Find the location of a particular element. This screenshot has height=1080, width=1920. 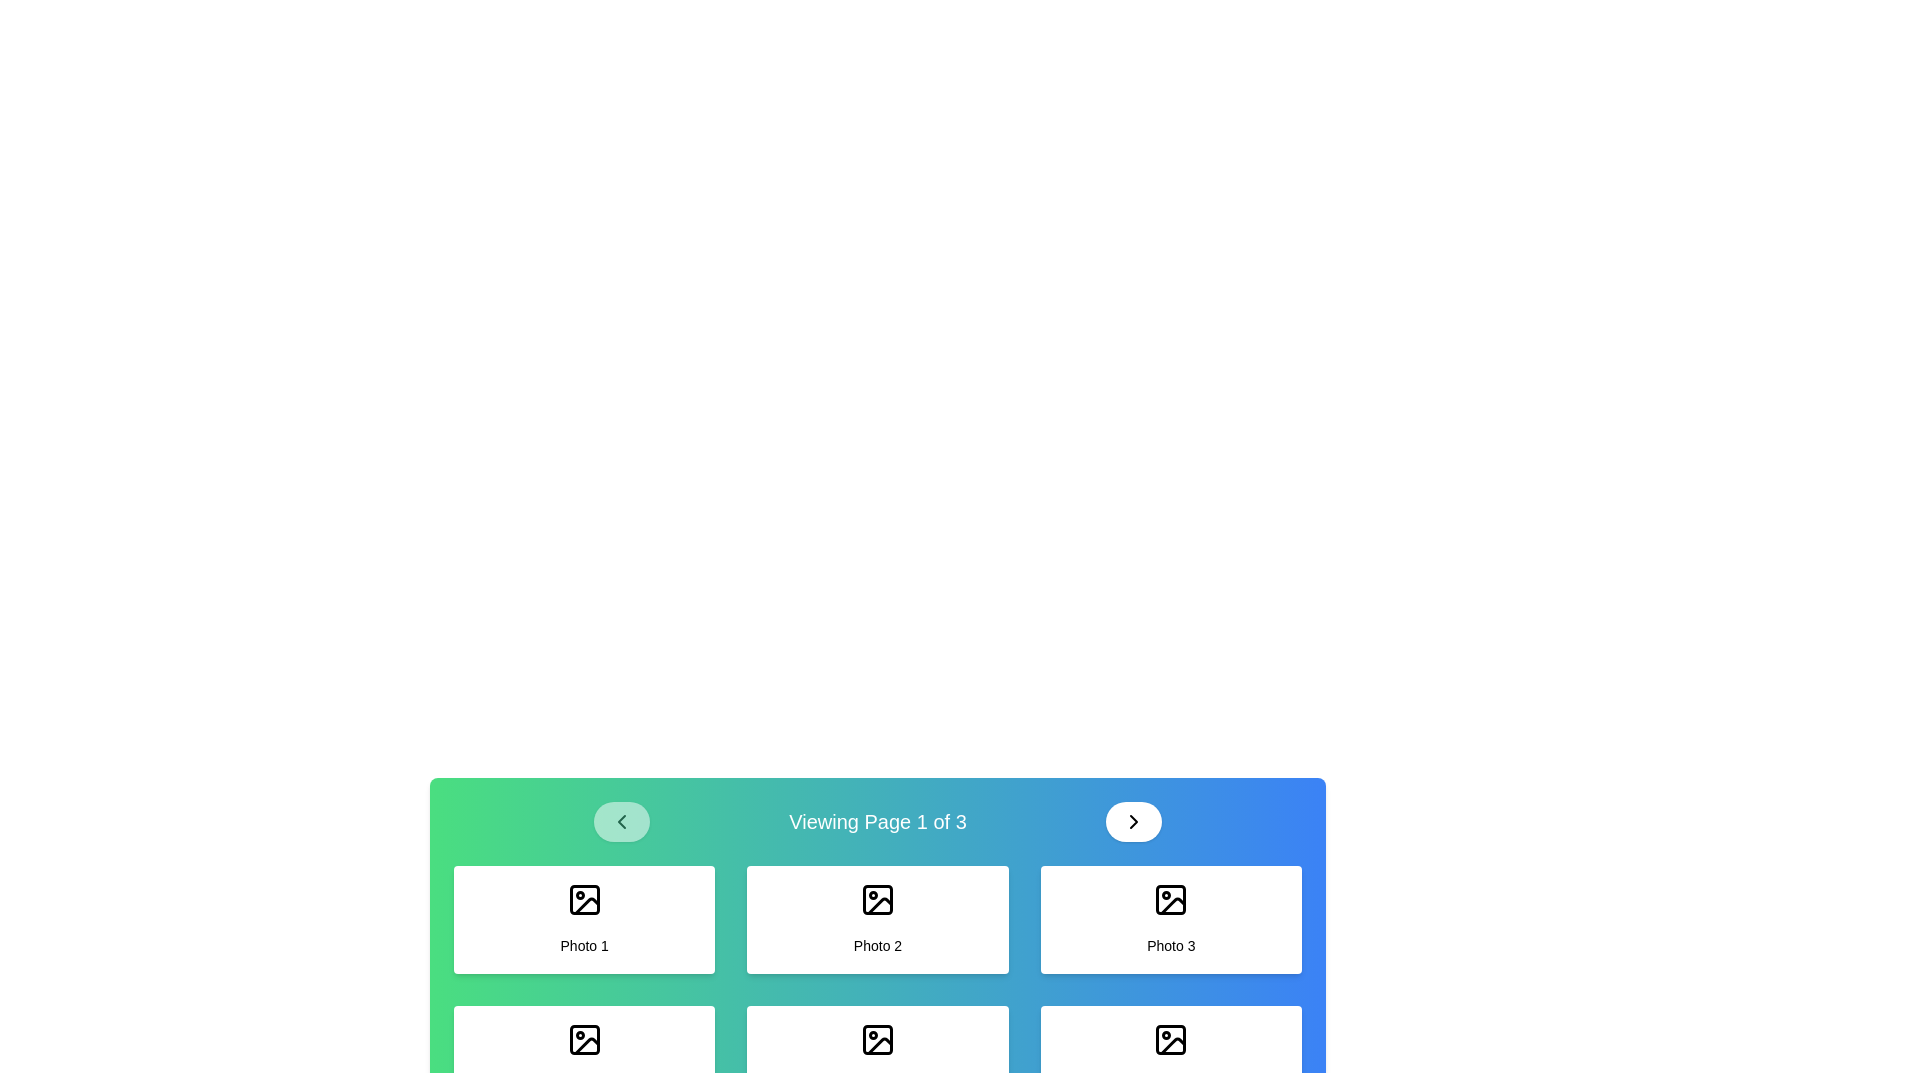

the text label that reads 'Viewing Page 1 of 3', which is centrally placed within a colorful gradient background and located above the image grid is located at coordinates (878, 821).